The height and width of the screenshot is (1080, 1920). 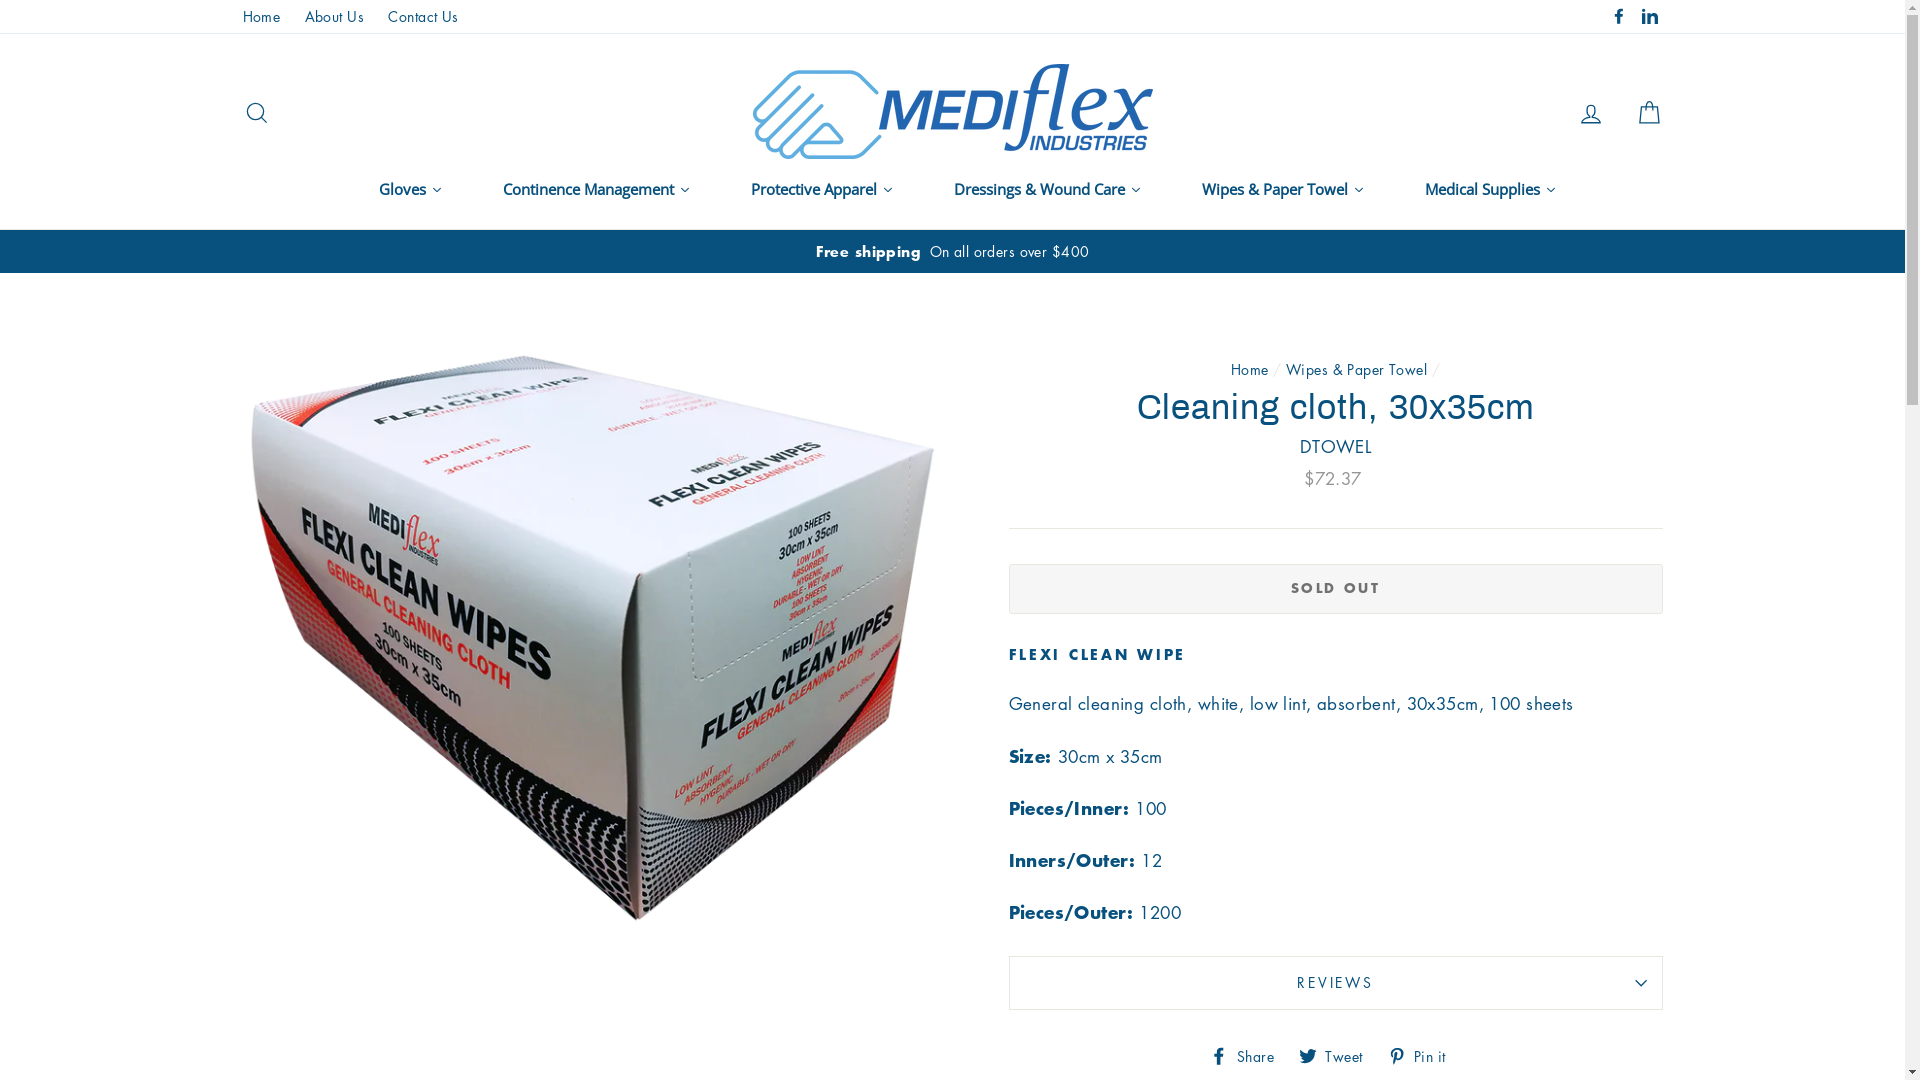 I want to click on 'Facebook', so click(x=1618, y=16).